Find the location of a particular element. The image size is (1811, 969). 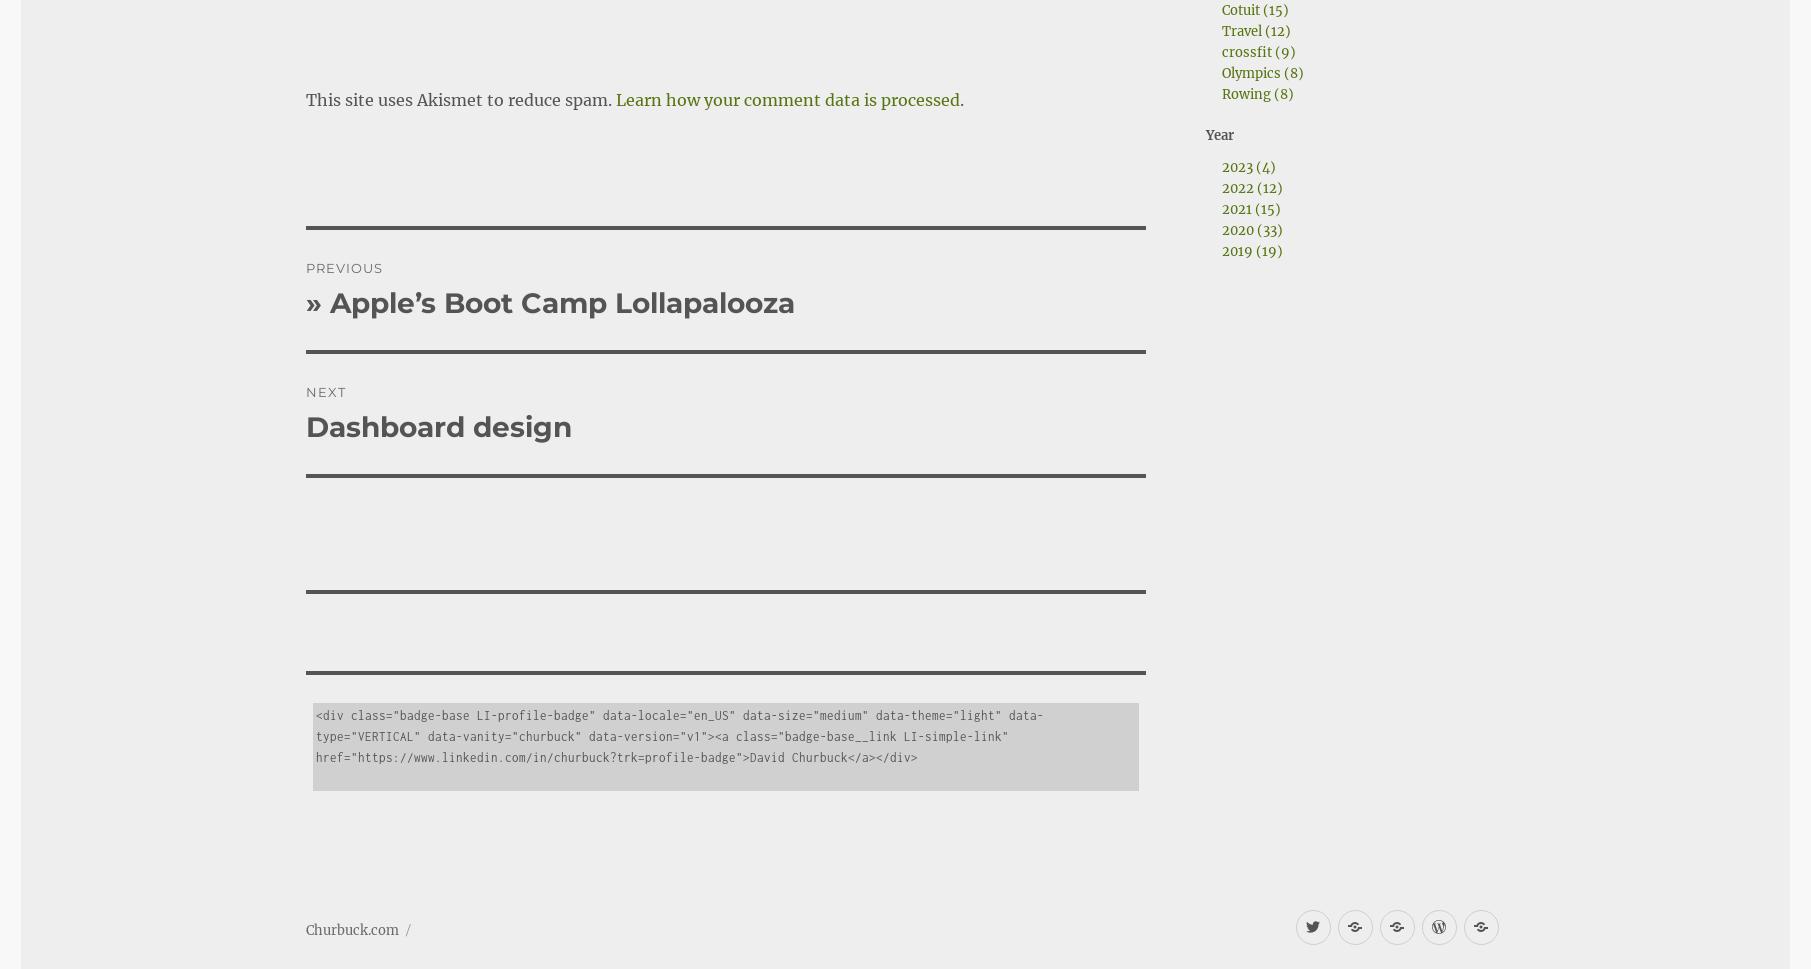

'Cotuit (15)' is located at coordinates (1220, 10).